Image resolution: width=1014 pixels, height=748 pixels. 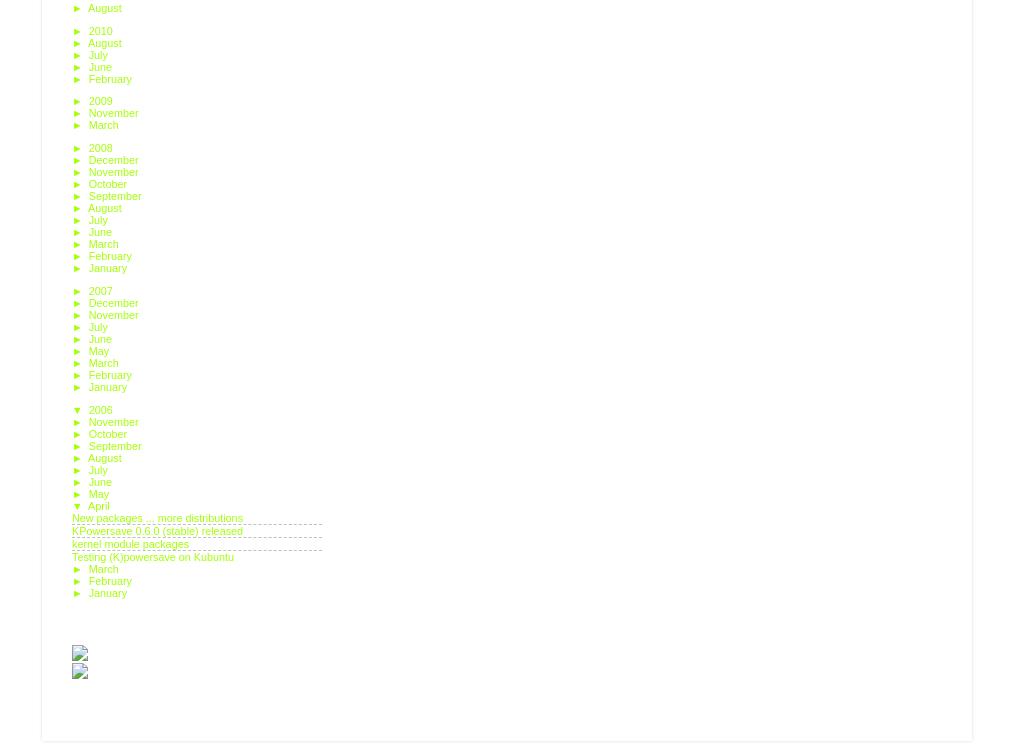 I want to click on '2009', so click(x=101, y=100).